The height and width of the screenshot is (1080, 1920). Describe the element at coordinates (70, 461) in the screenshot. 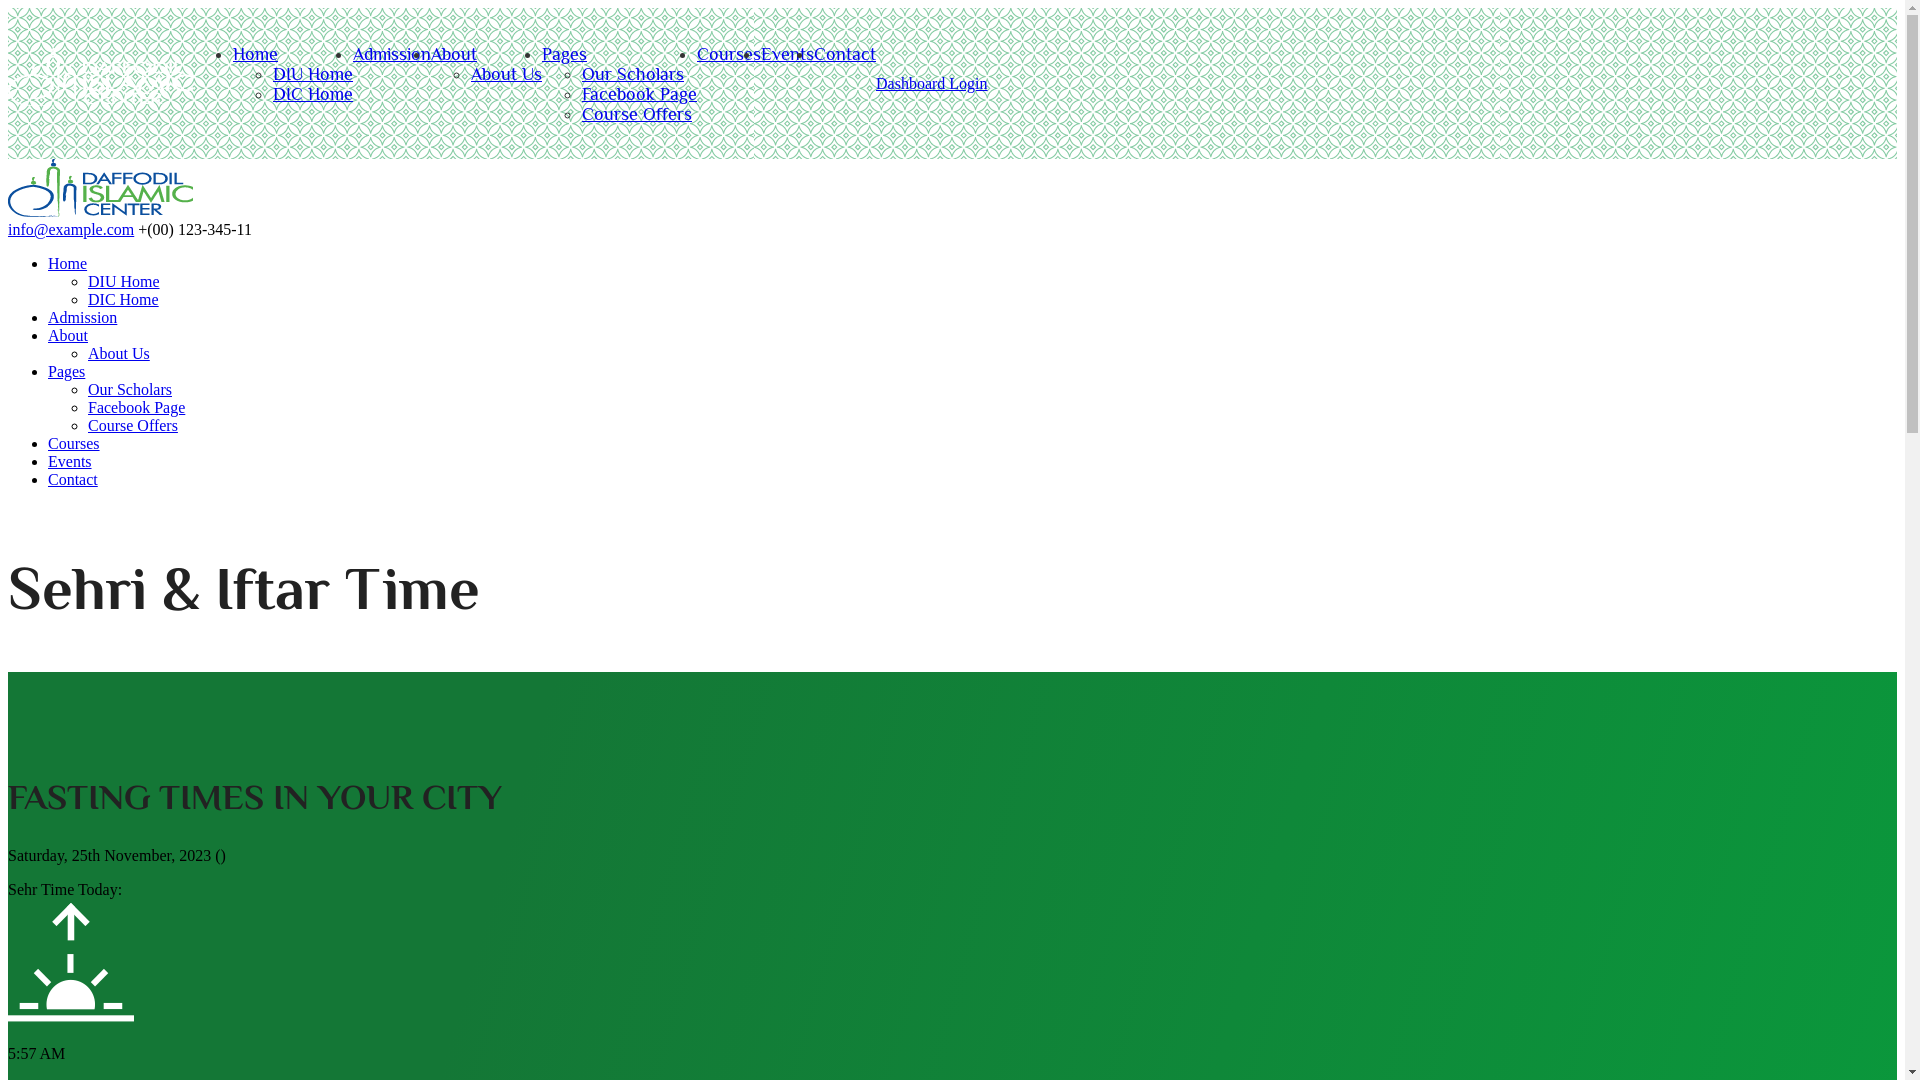

I see `'Events'` at that location.